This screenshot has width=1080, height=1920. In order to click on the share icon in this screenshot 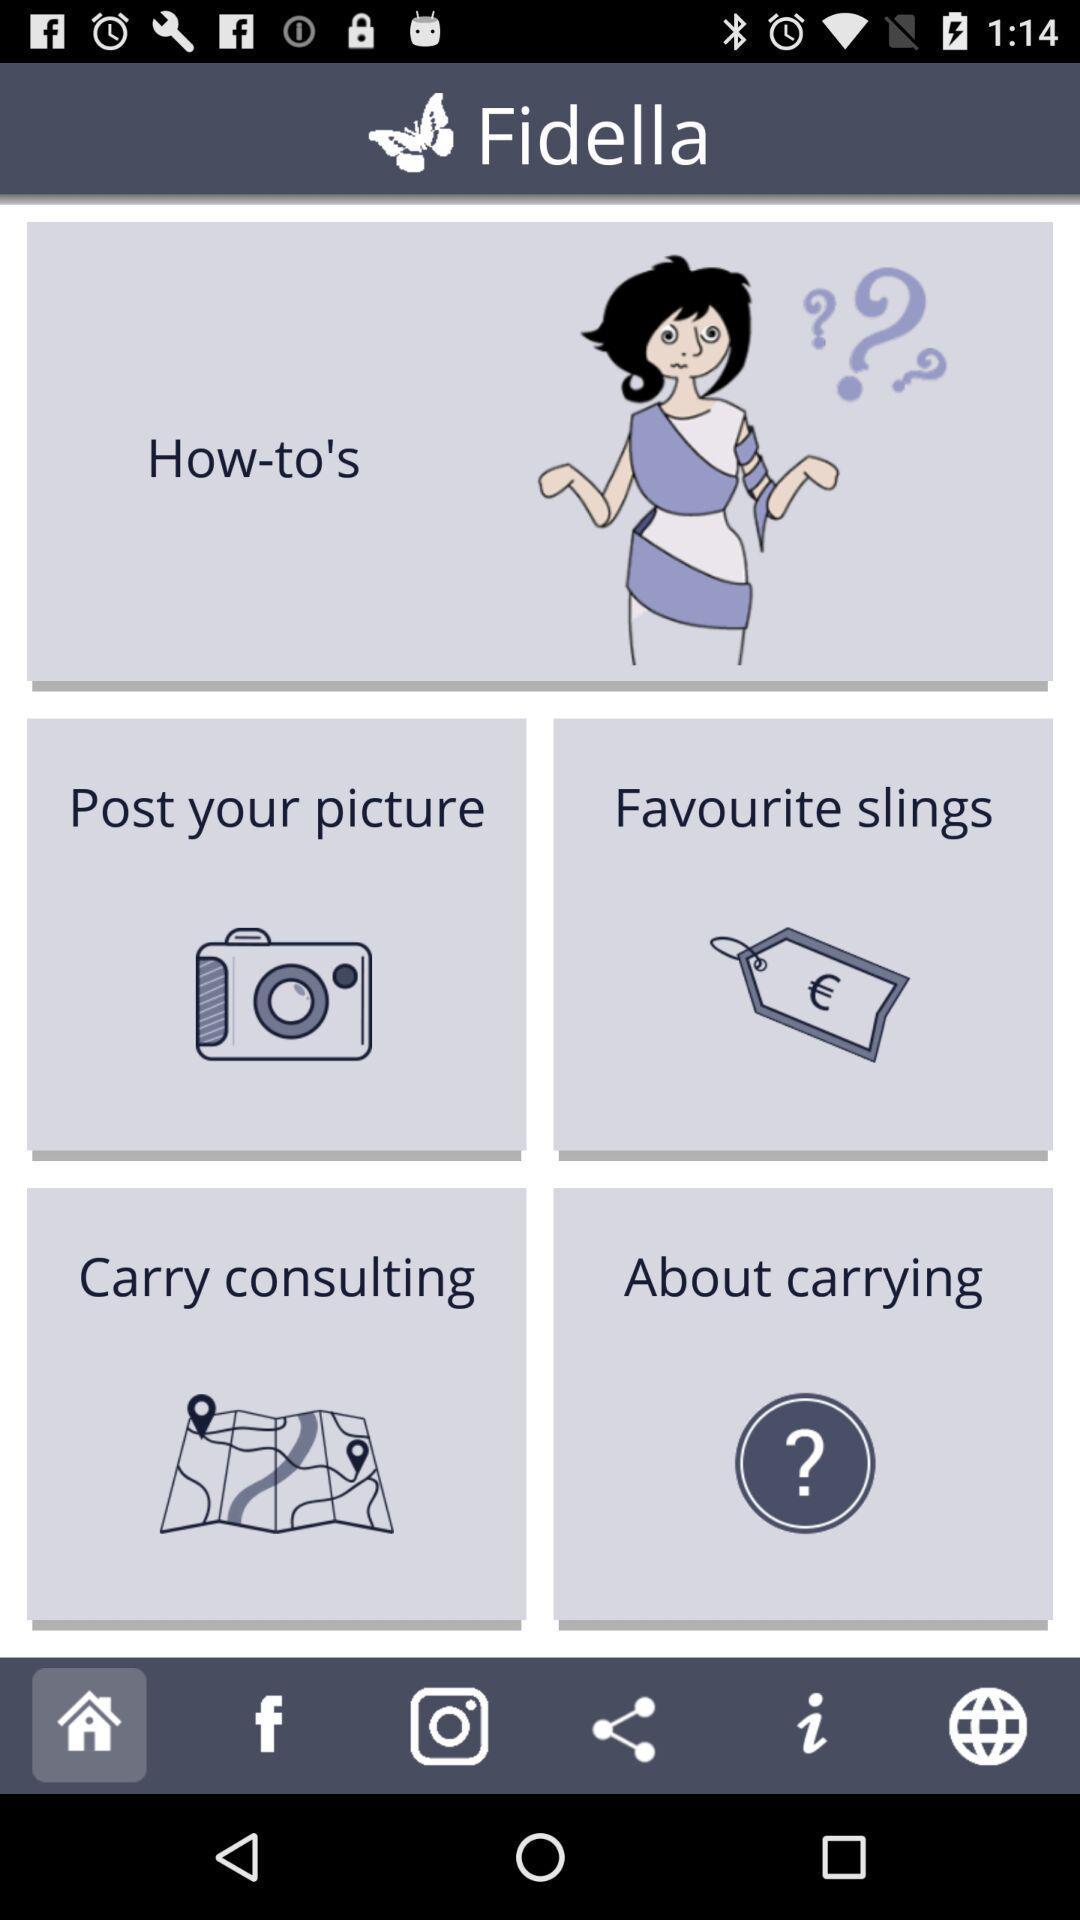, I will do `click(628, 1846)`.